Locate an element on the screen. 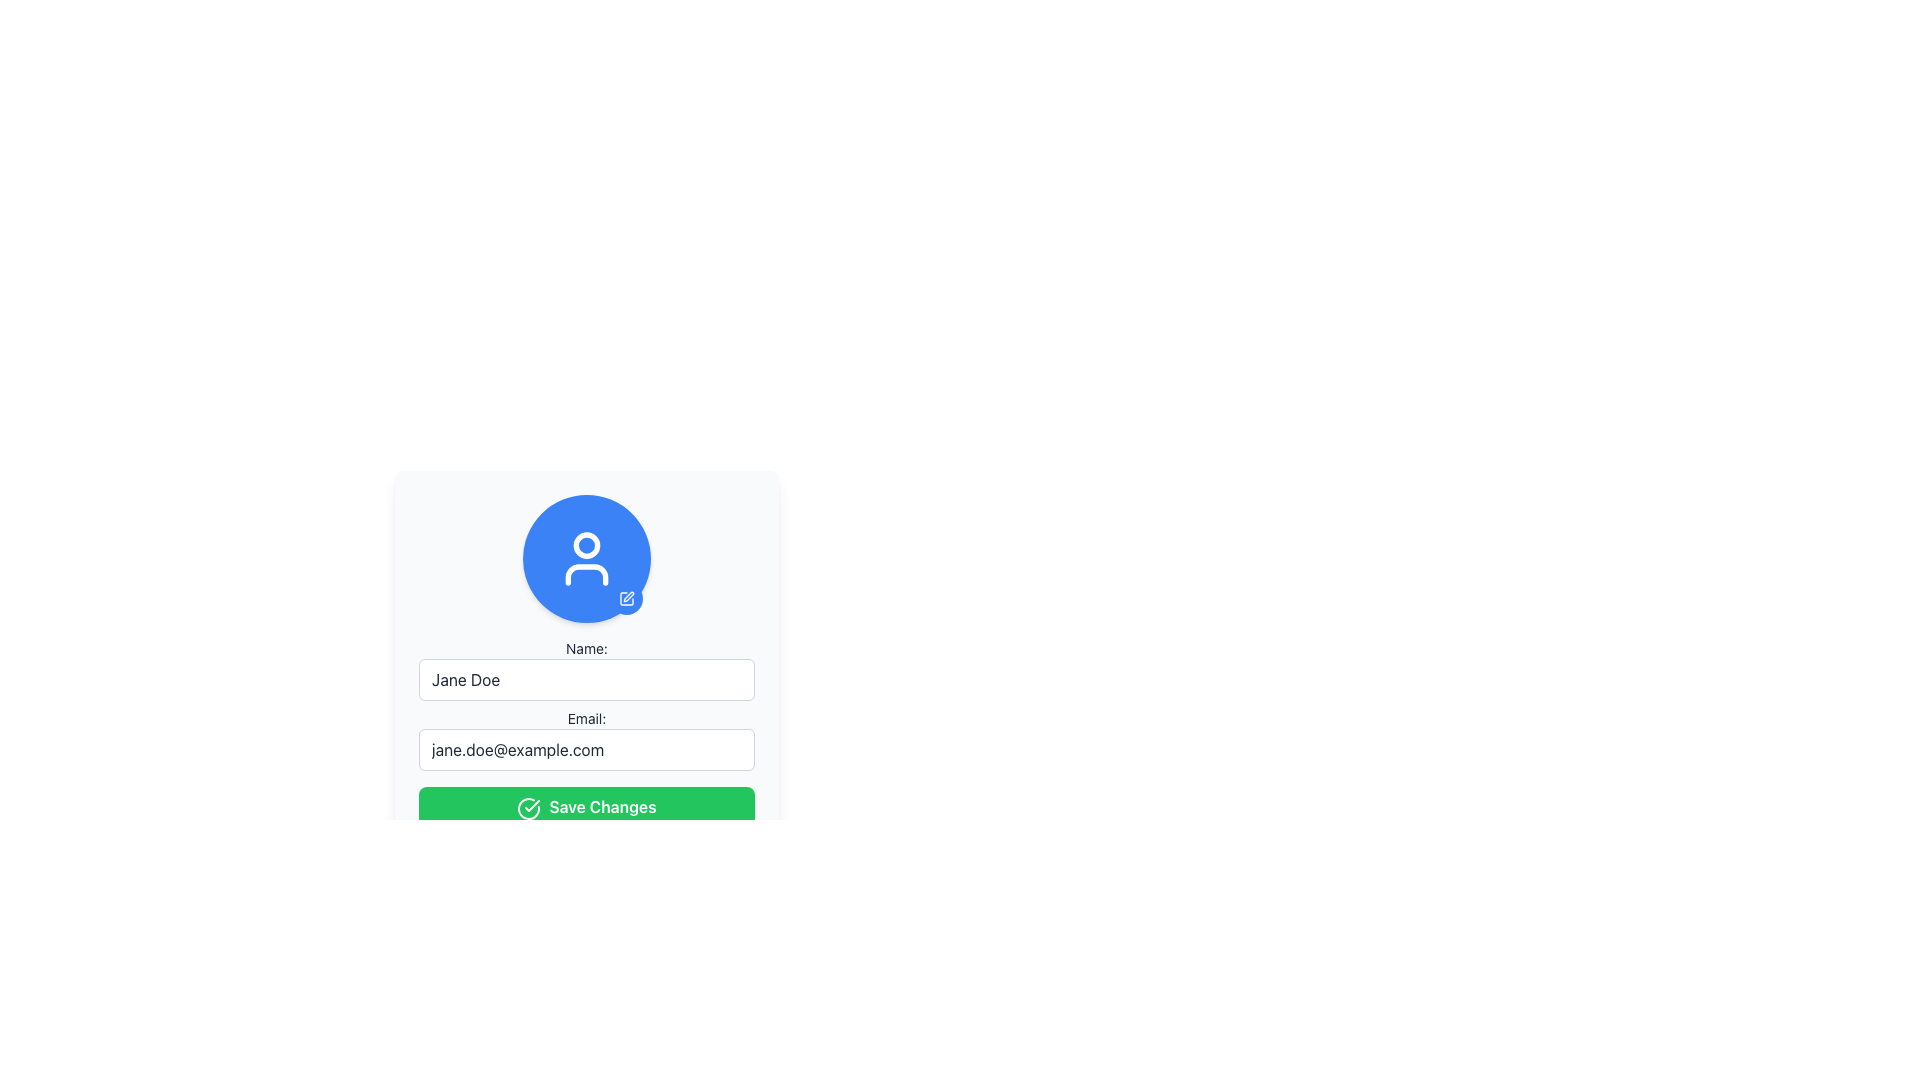  the user profile icon, which is a circular blue background with a white outlined user silhouette, located above the 'Name' and 'Email' input fields in the user profile card layout is located at coordinates (585, 559).